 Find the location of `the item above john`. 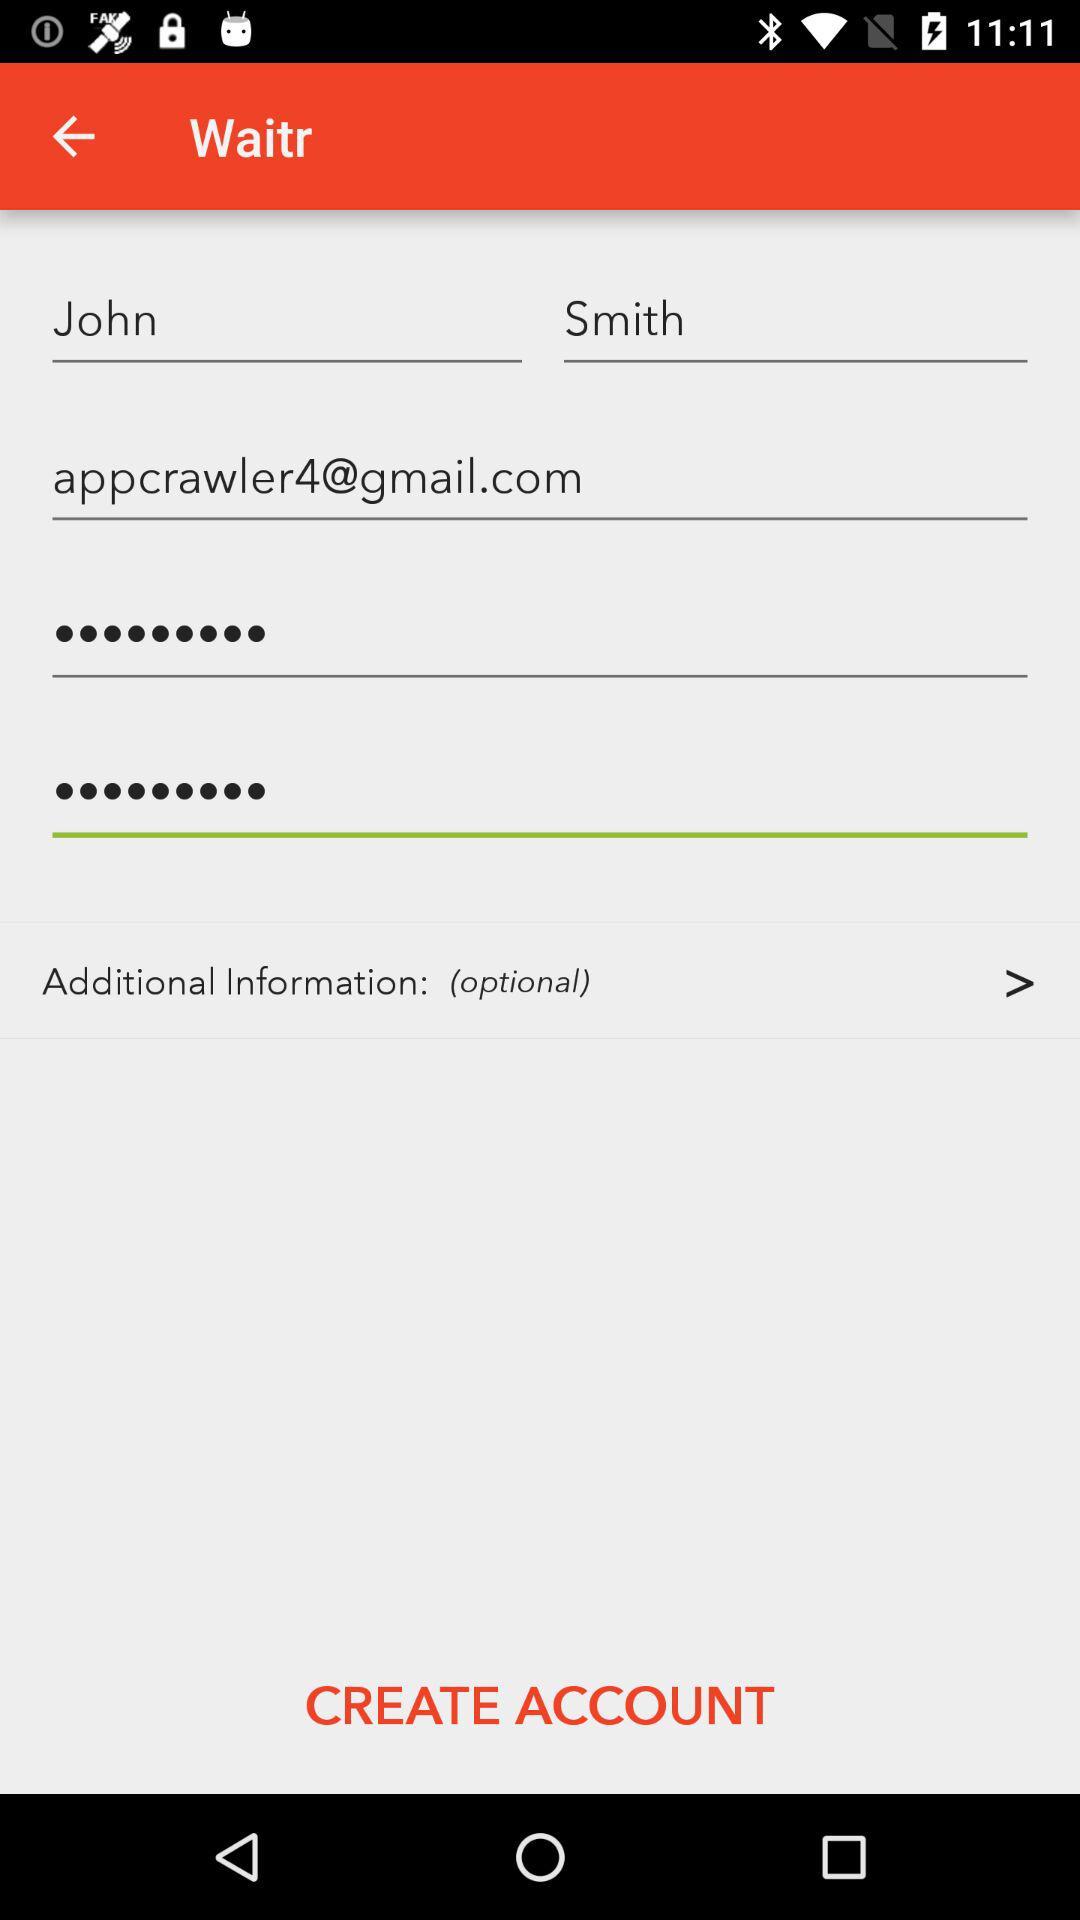

the item above john is located at coordinates (72, 135).